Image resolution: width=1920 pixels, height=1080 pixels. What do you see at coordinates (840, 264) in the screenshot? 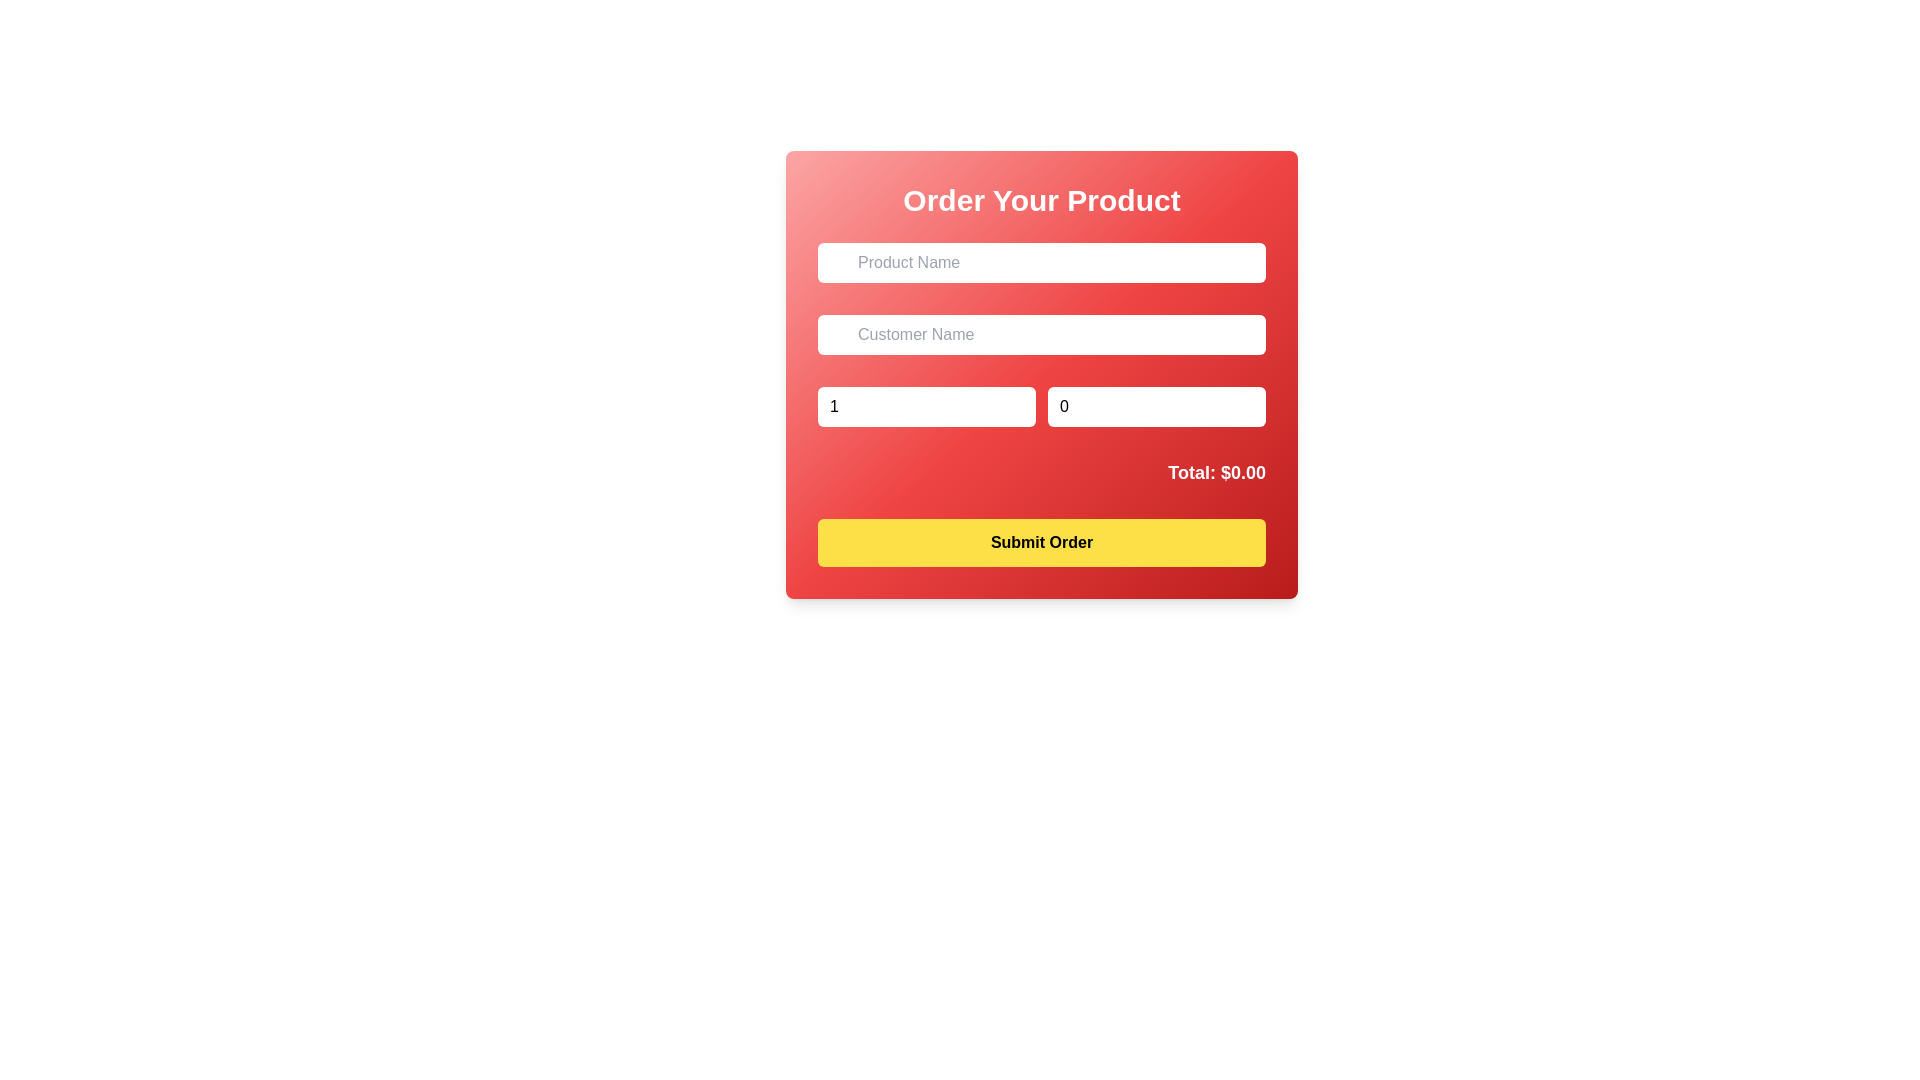
I see `the shopping bag icon SVG located to the left of the 'Product Name' text input field, which is styled with a red gradient background` at bounding box center [840, 264].